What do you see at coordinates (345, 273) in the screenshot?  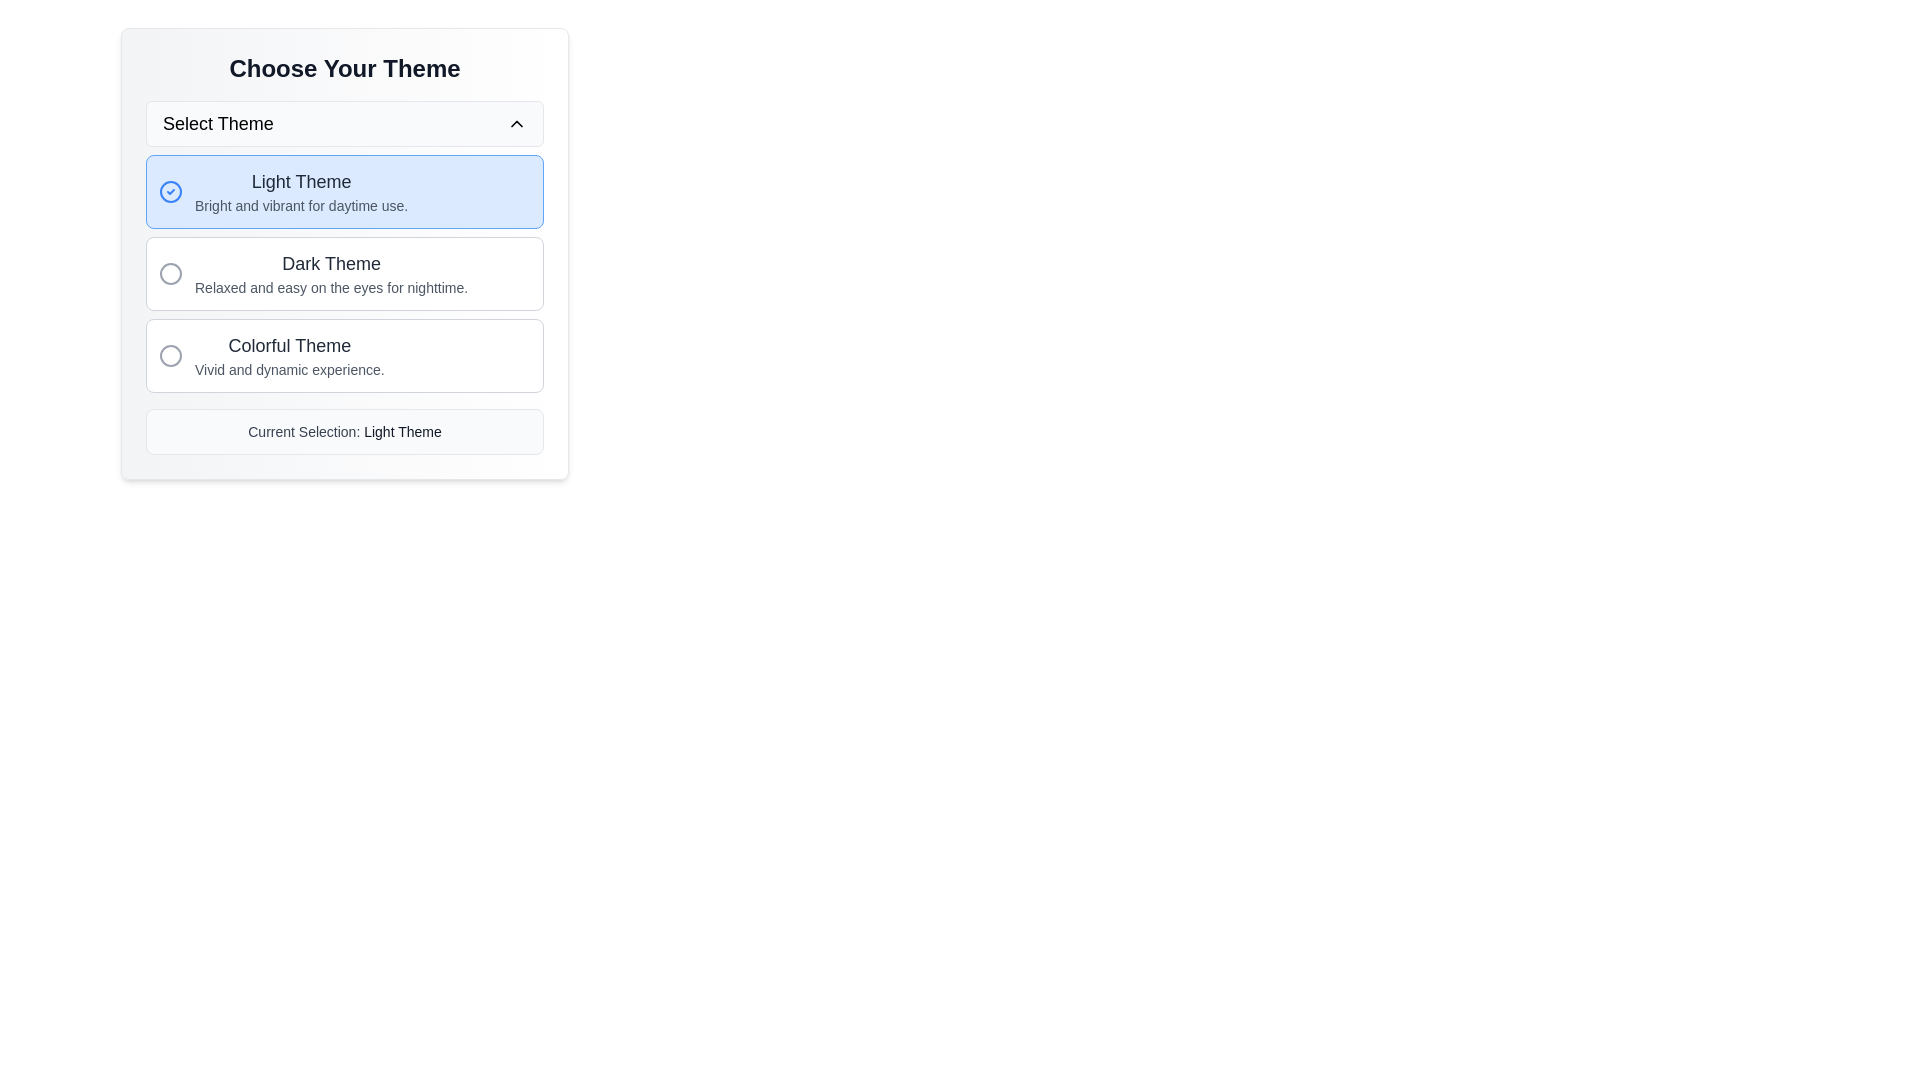 I see `the 'Dark Theme' selectable list item with an embedded radio button` at bounding box center [345, 273].